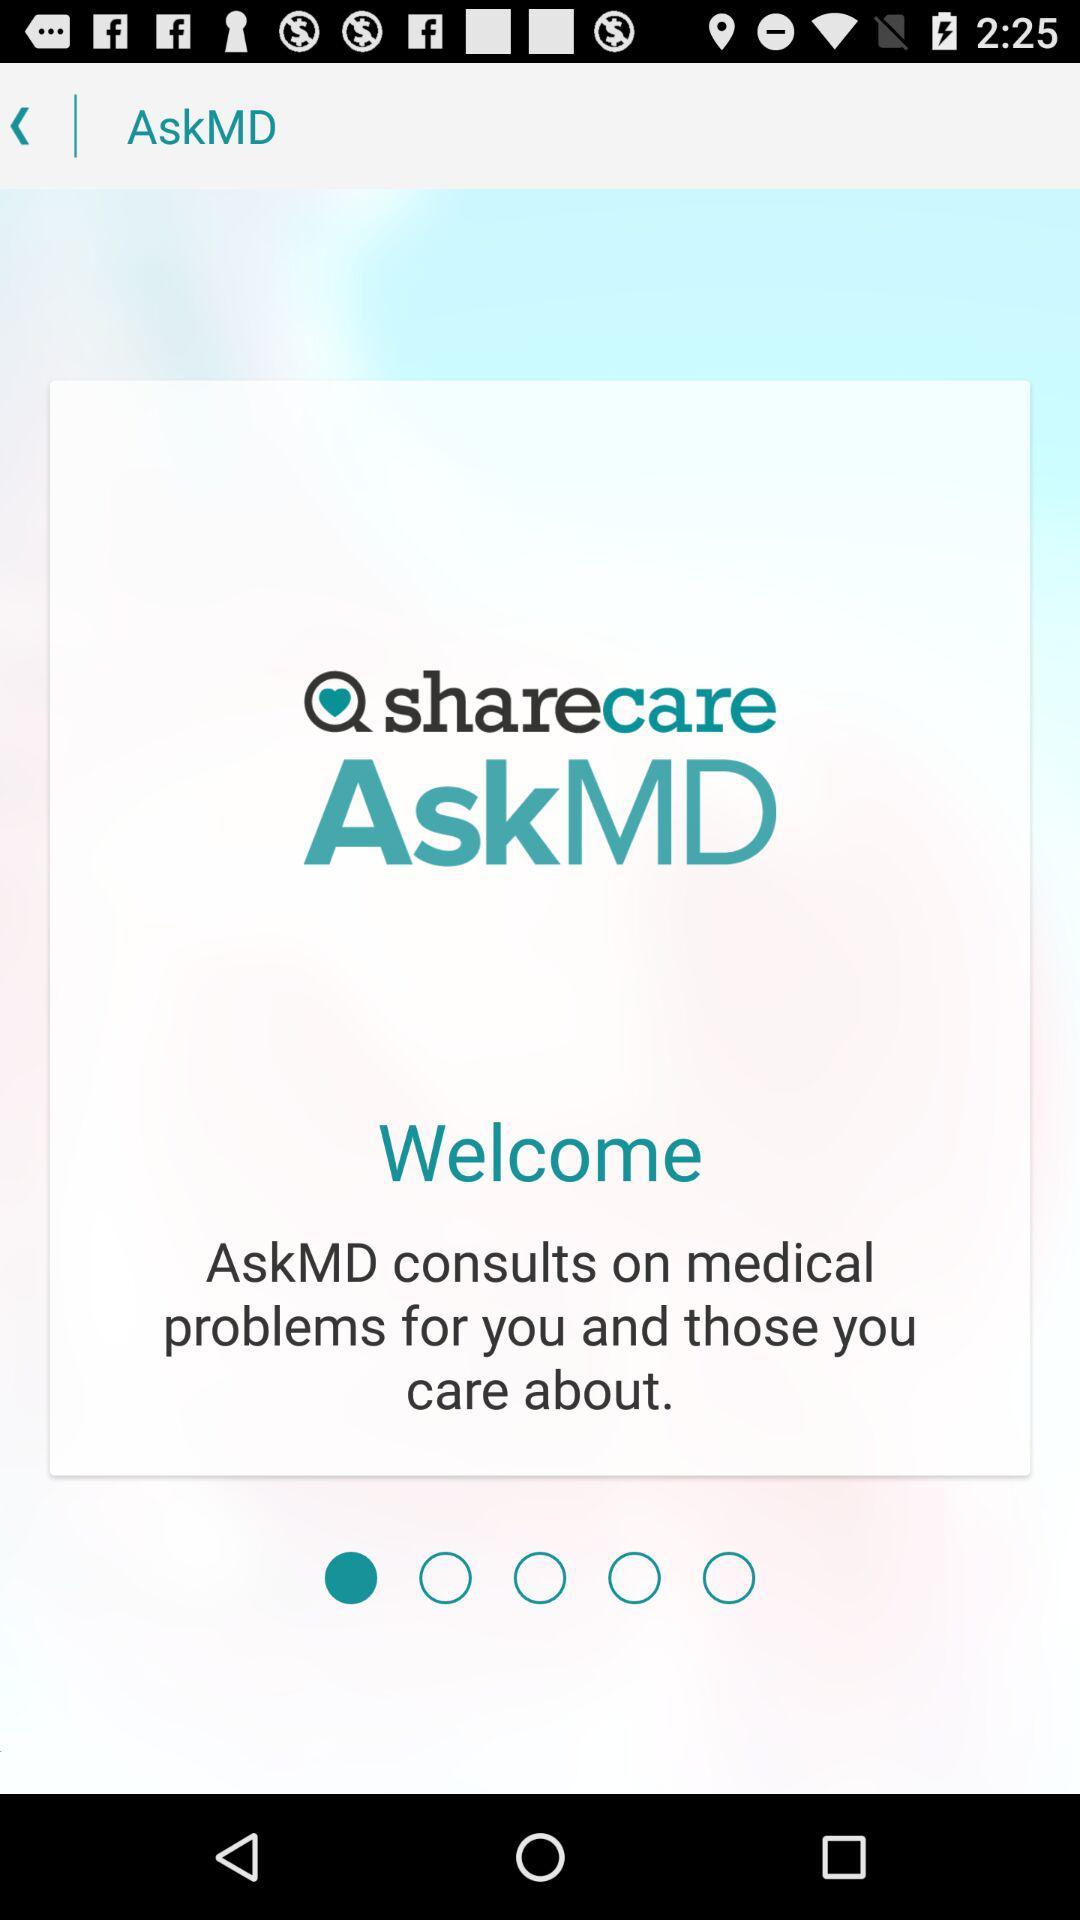 Image resolution: width=1080 pixels, height=1920 pixels. Describe the element at coordinates (444, 1577) in the screenshot. I see `next screen` at that location.